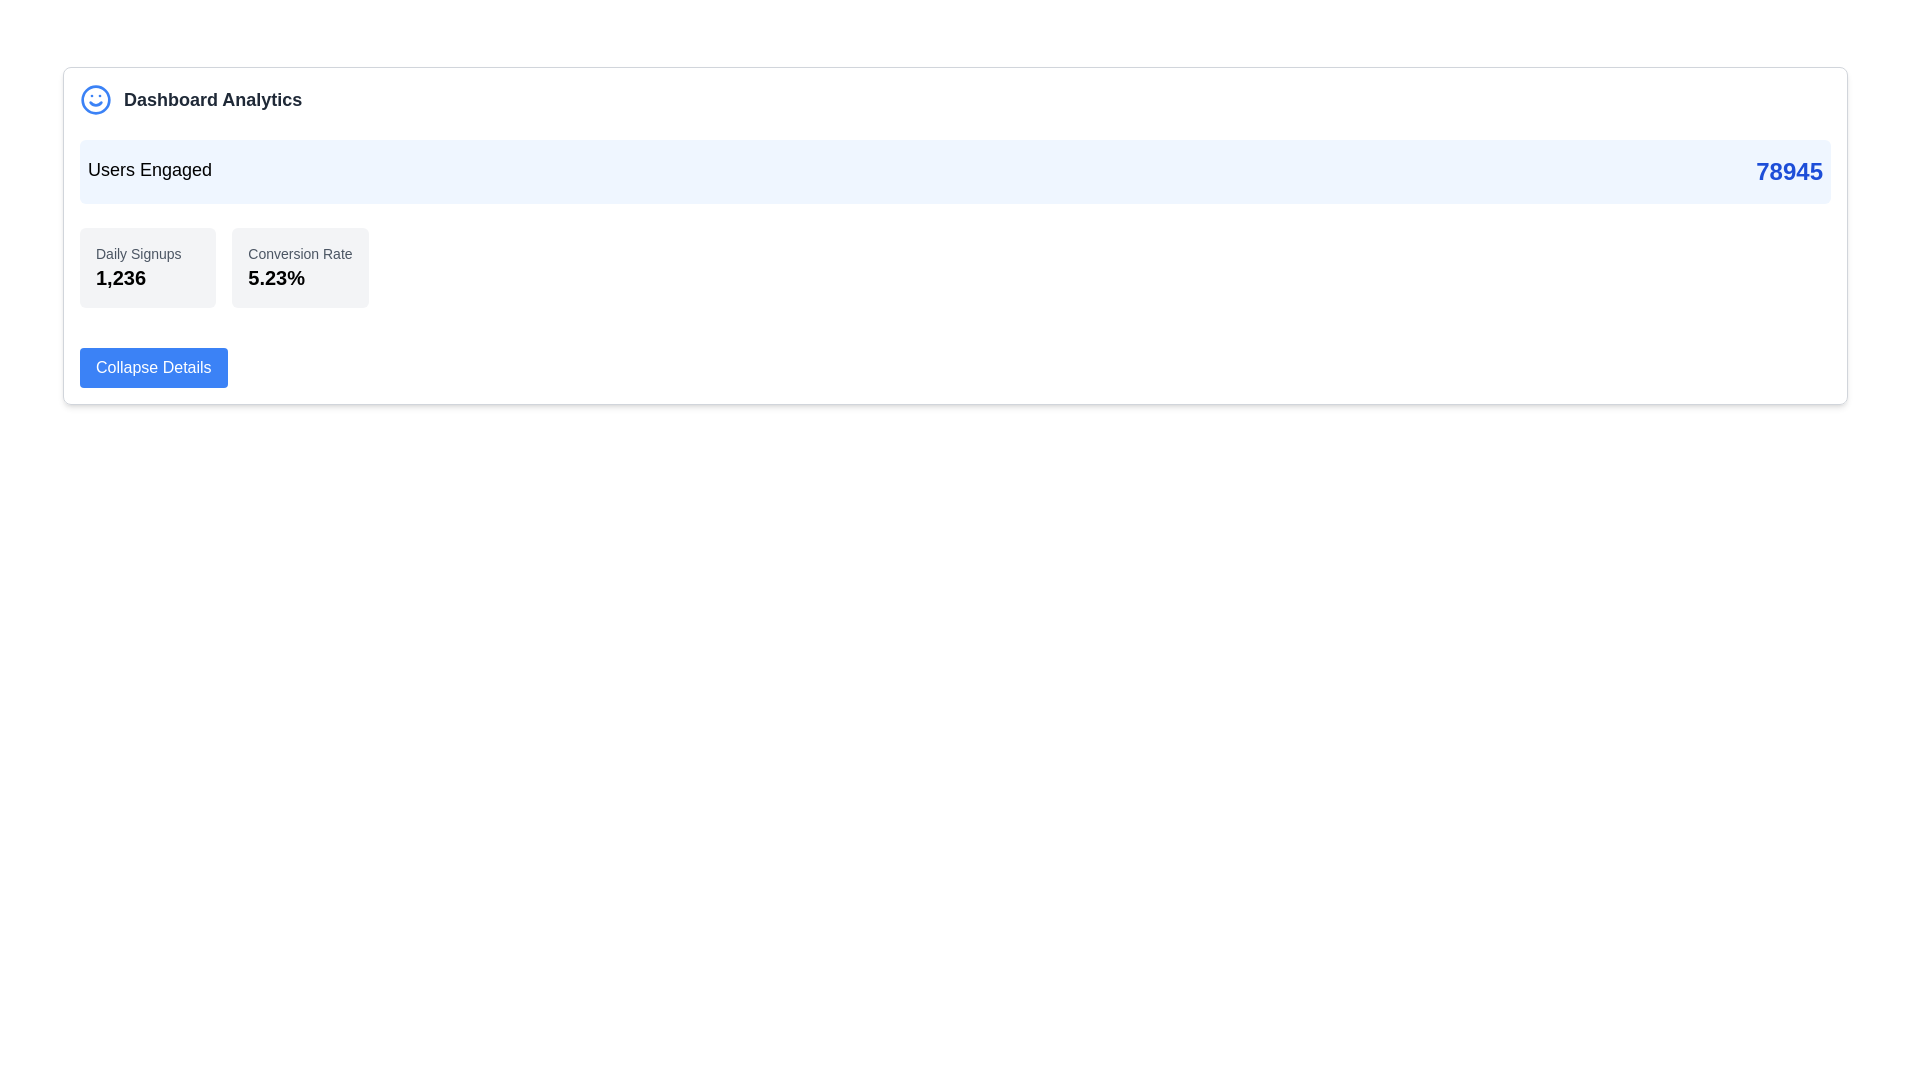  Describe the element at coordinates (954, 171) in the screenshot. I see `the 'Users Engaged' informational display panel located in the 'Dashboard Analytics' section of the interface` at that location.